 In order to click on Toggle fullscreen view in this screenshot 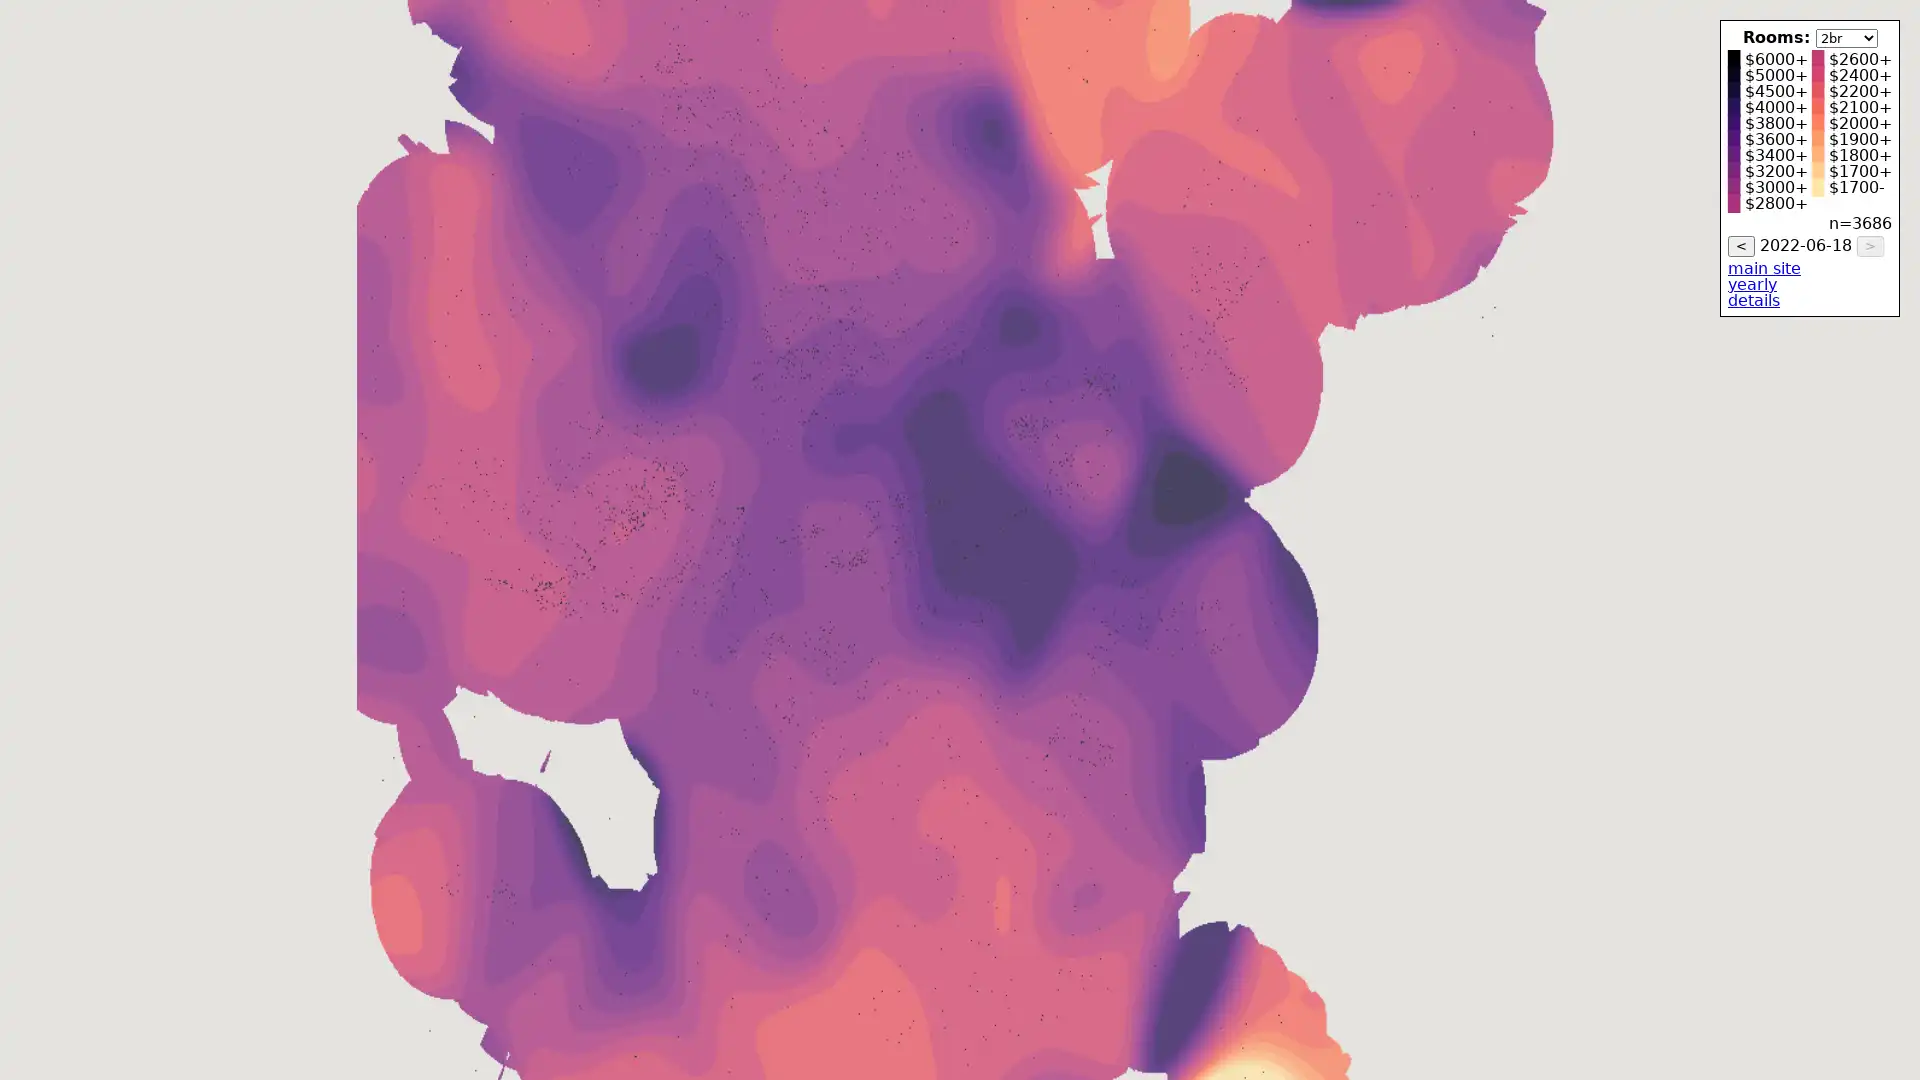, I will do `click(1889, 30)`.